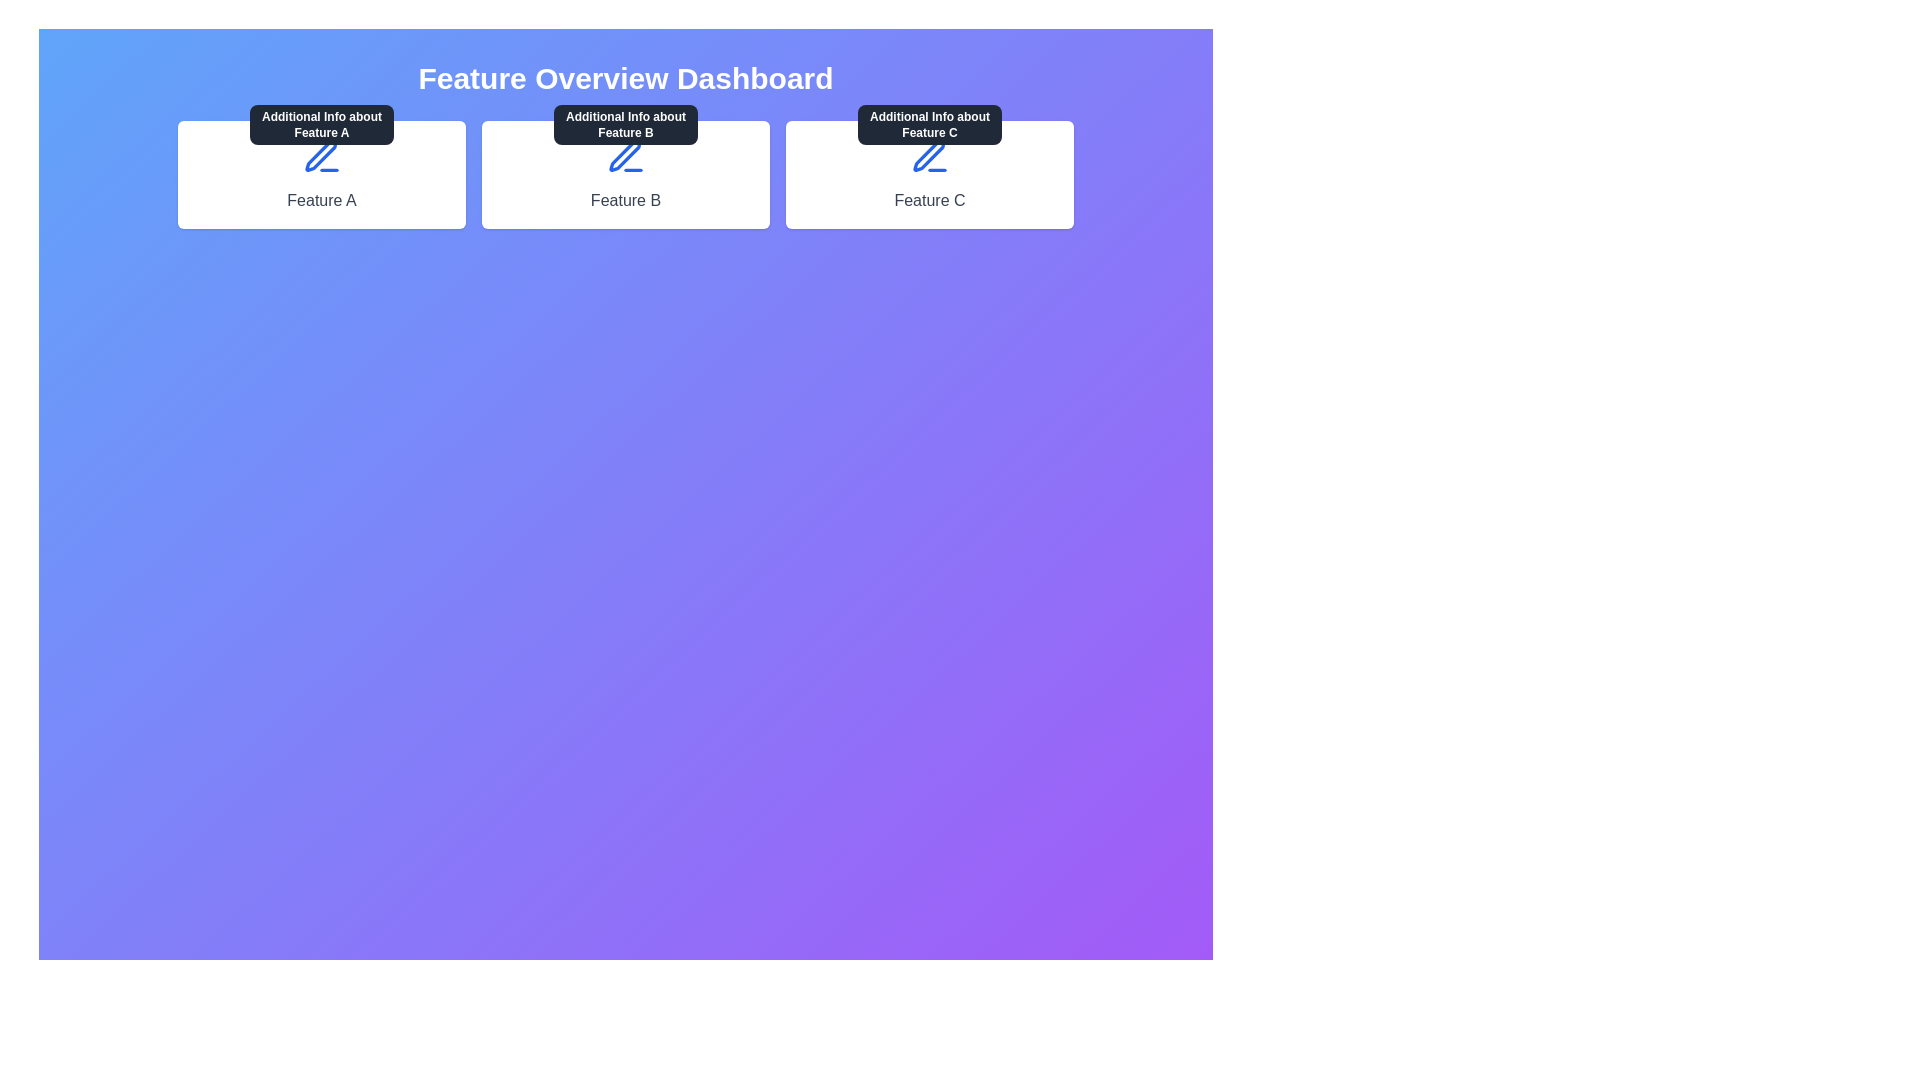  Describe the element at coordinates (624, 173) in the screenshot. I see `the Information card featuring a blue pen icon and the text 'Feature B' below it, which is the second item in a three-item grid layout` at that location.